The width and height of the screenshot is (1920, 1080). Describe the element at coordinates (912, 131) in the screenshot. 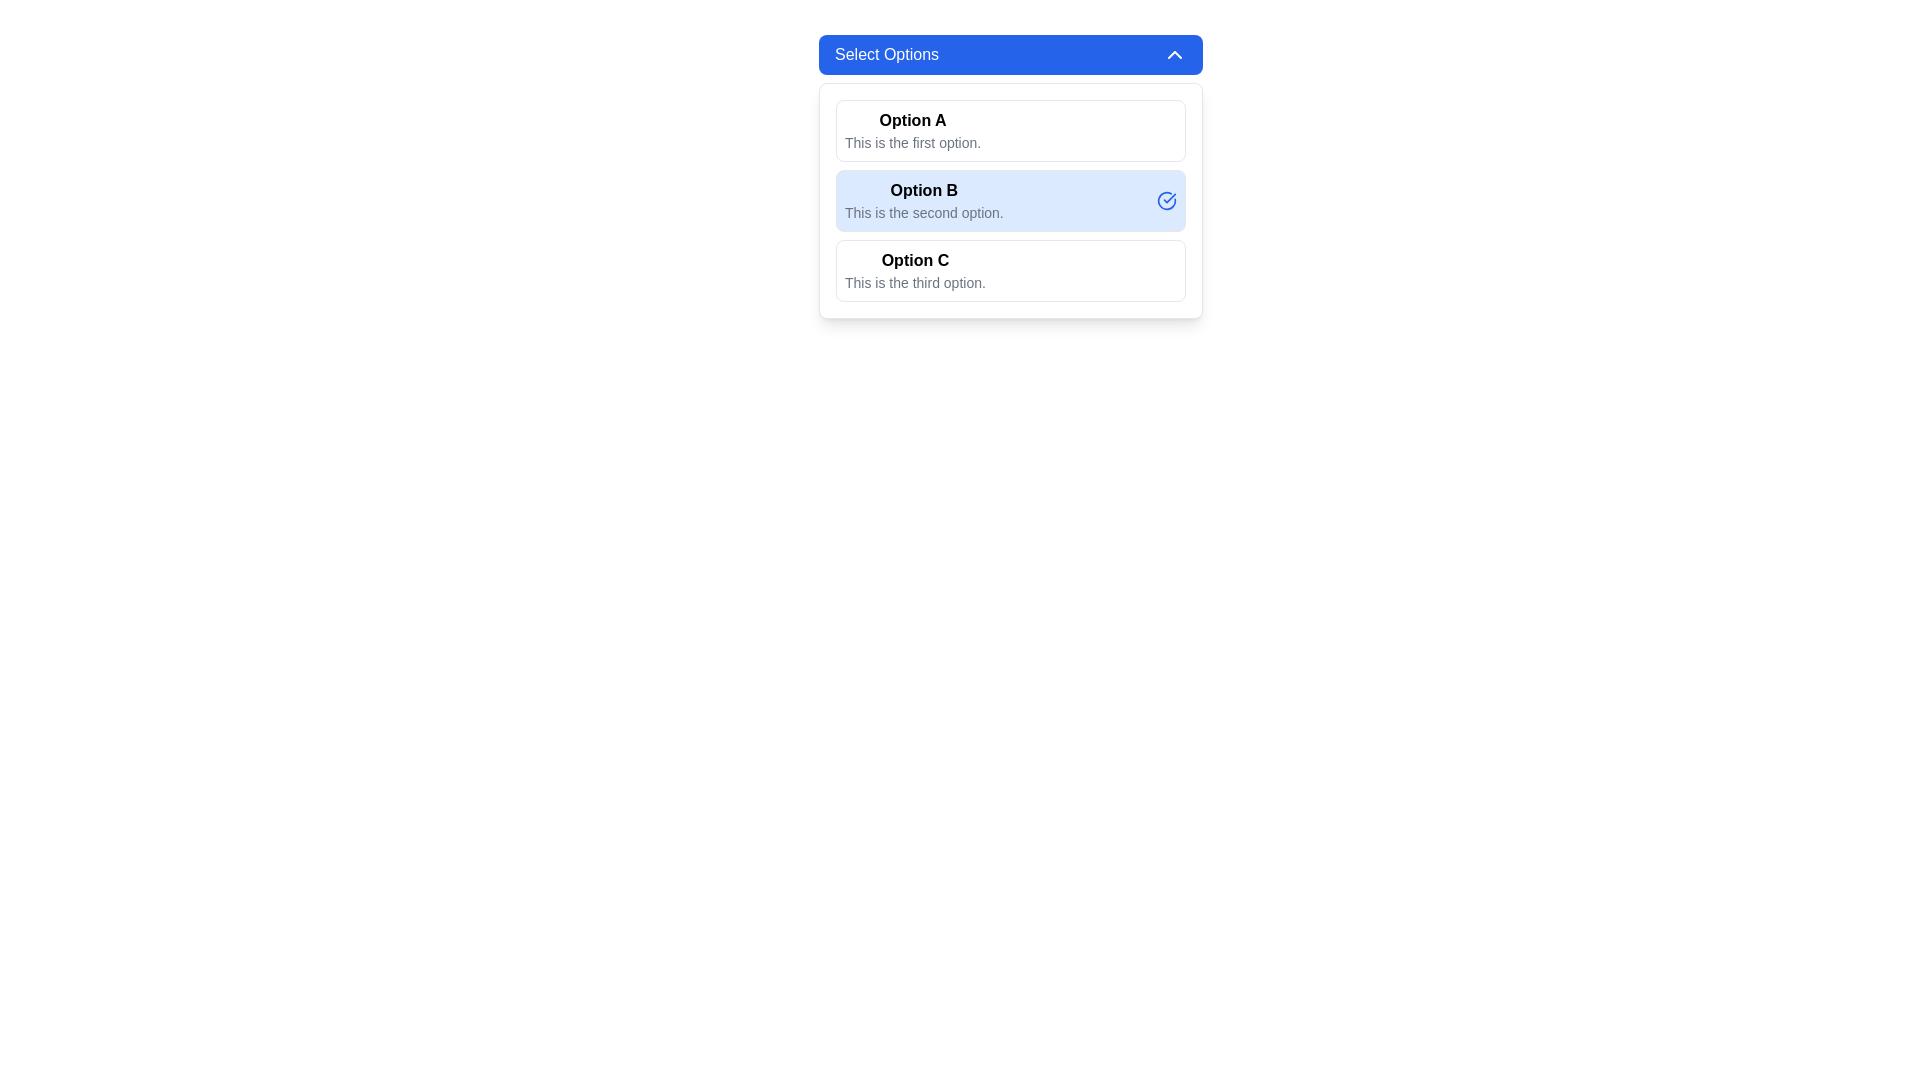

I see `the first text label in the selectable list under 'Select Options', which presents the title and description for user context` at that location.